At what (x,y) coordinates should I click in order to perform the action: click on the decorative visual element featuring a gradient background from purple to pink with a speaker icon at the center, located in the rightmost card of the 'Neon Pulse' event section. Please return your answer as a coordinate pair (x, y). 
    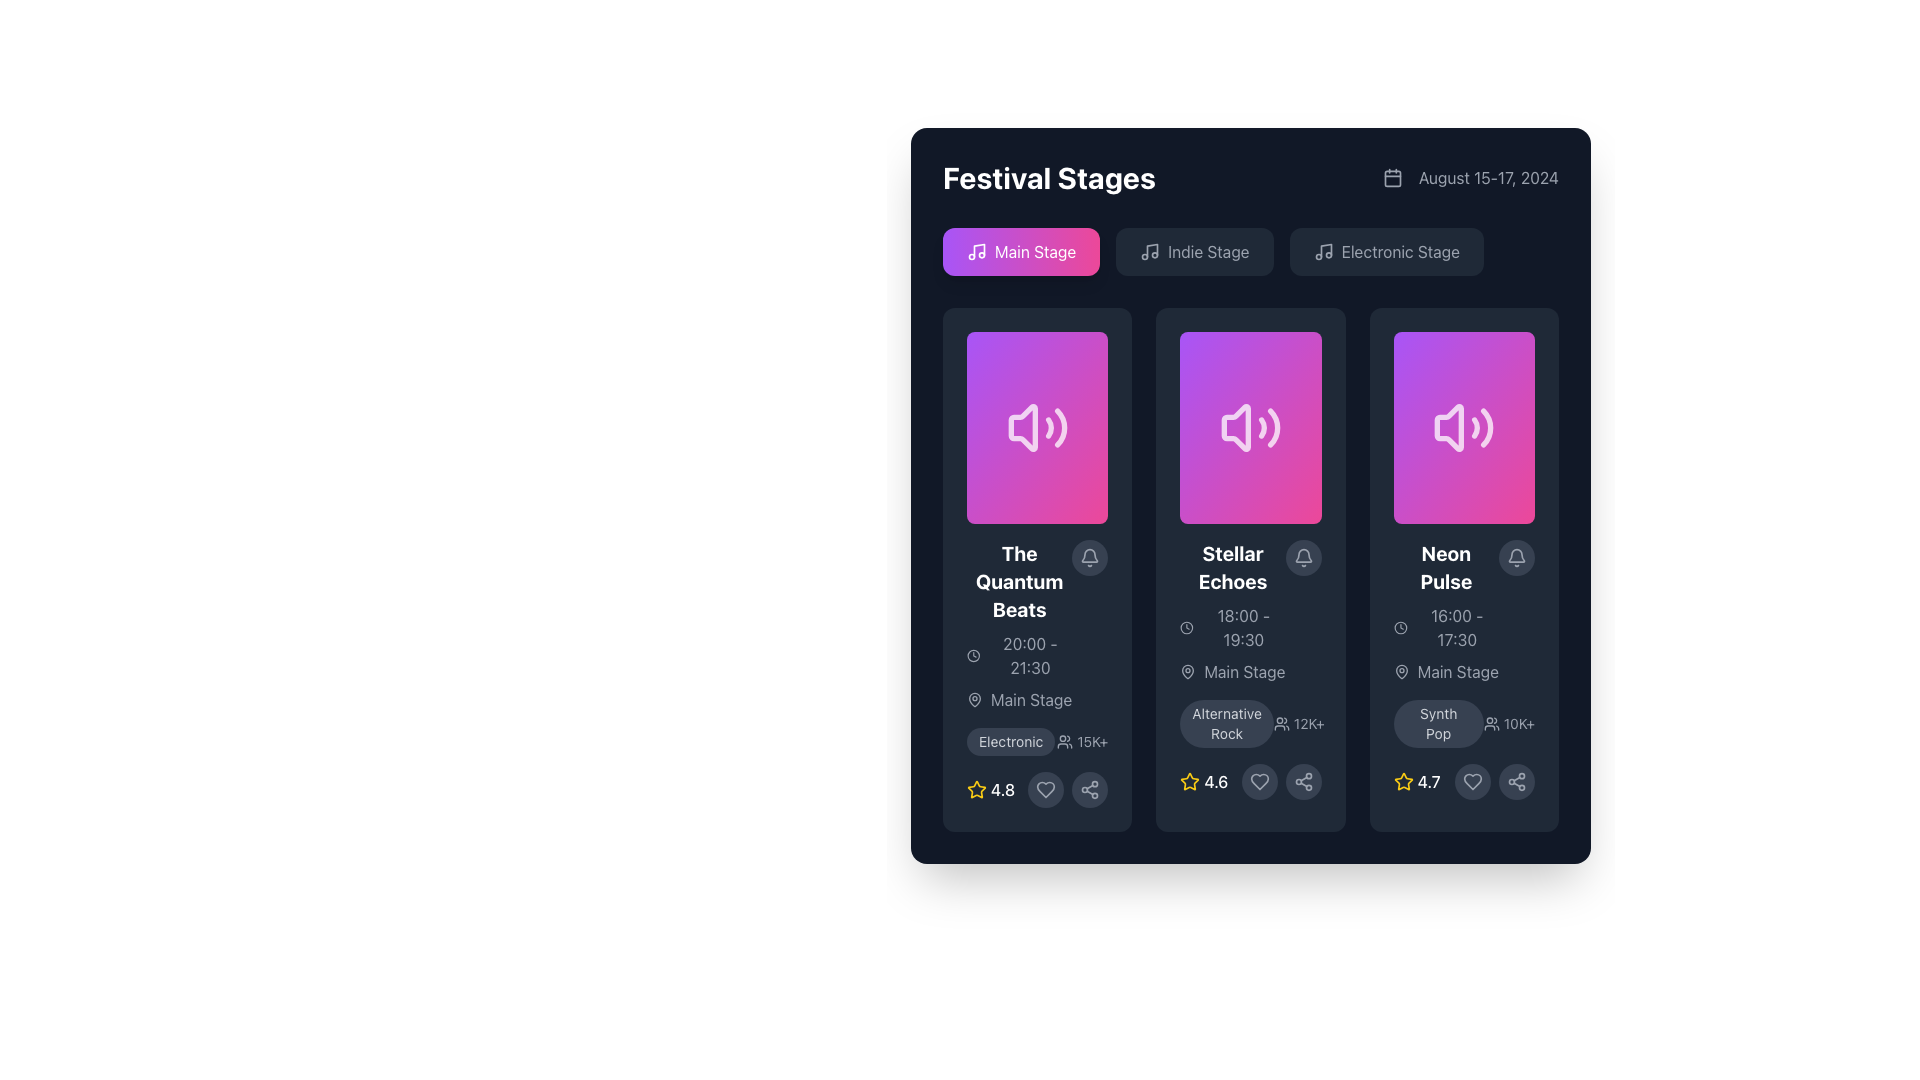
    Looking at the image, I should click on (1464, 427).